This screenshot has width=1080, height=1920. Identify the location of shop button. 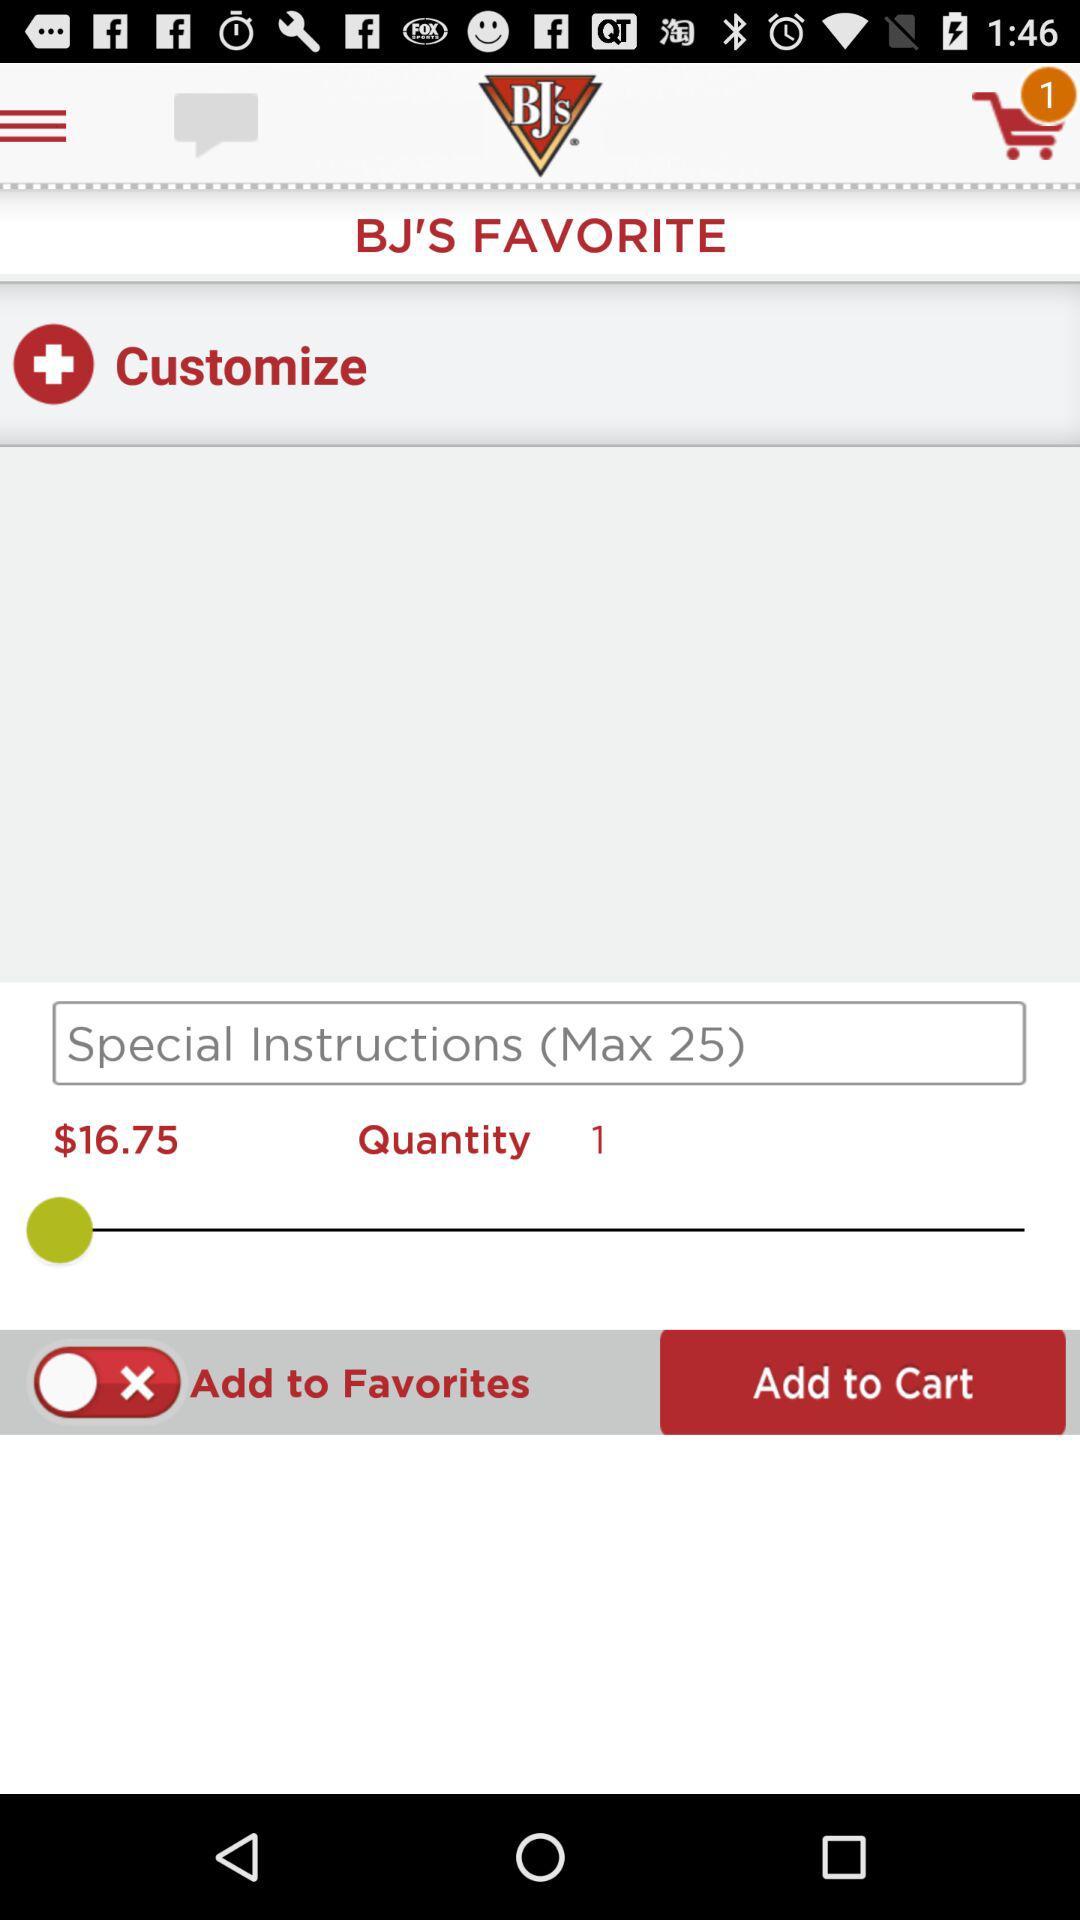
(1019, 124).